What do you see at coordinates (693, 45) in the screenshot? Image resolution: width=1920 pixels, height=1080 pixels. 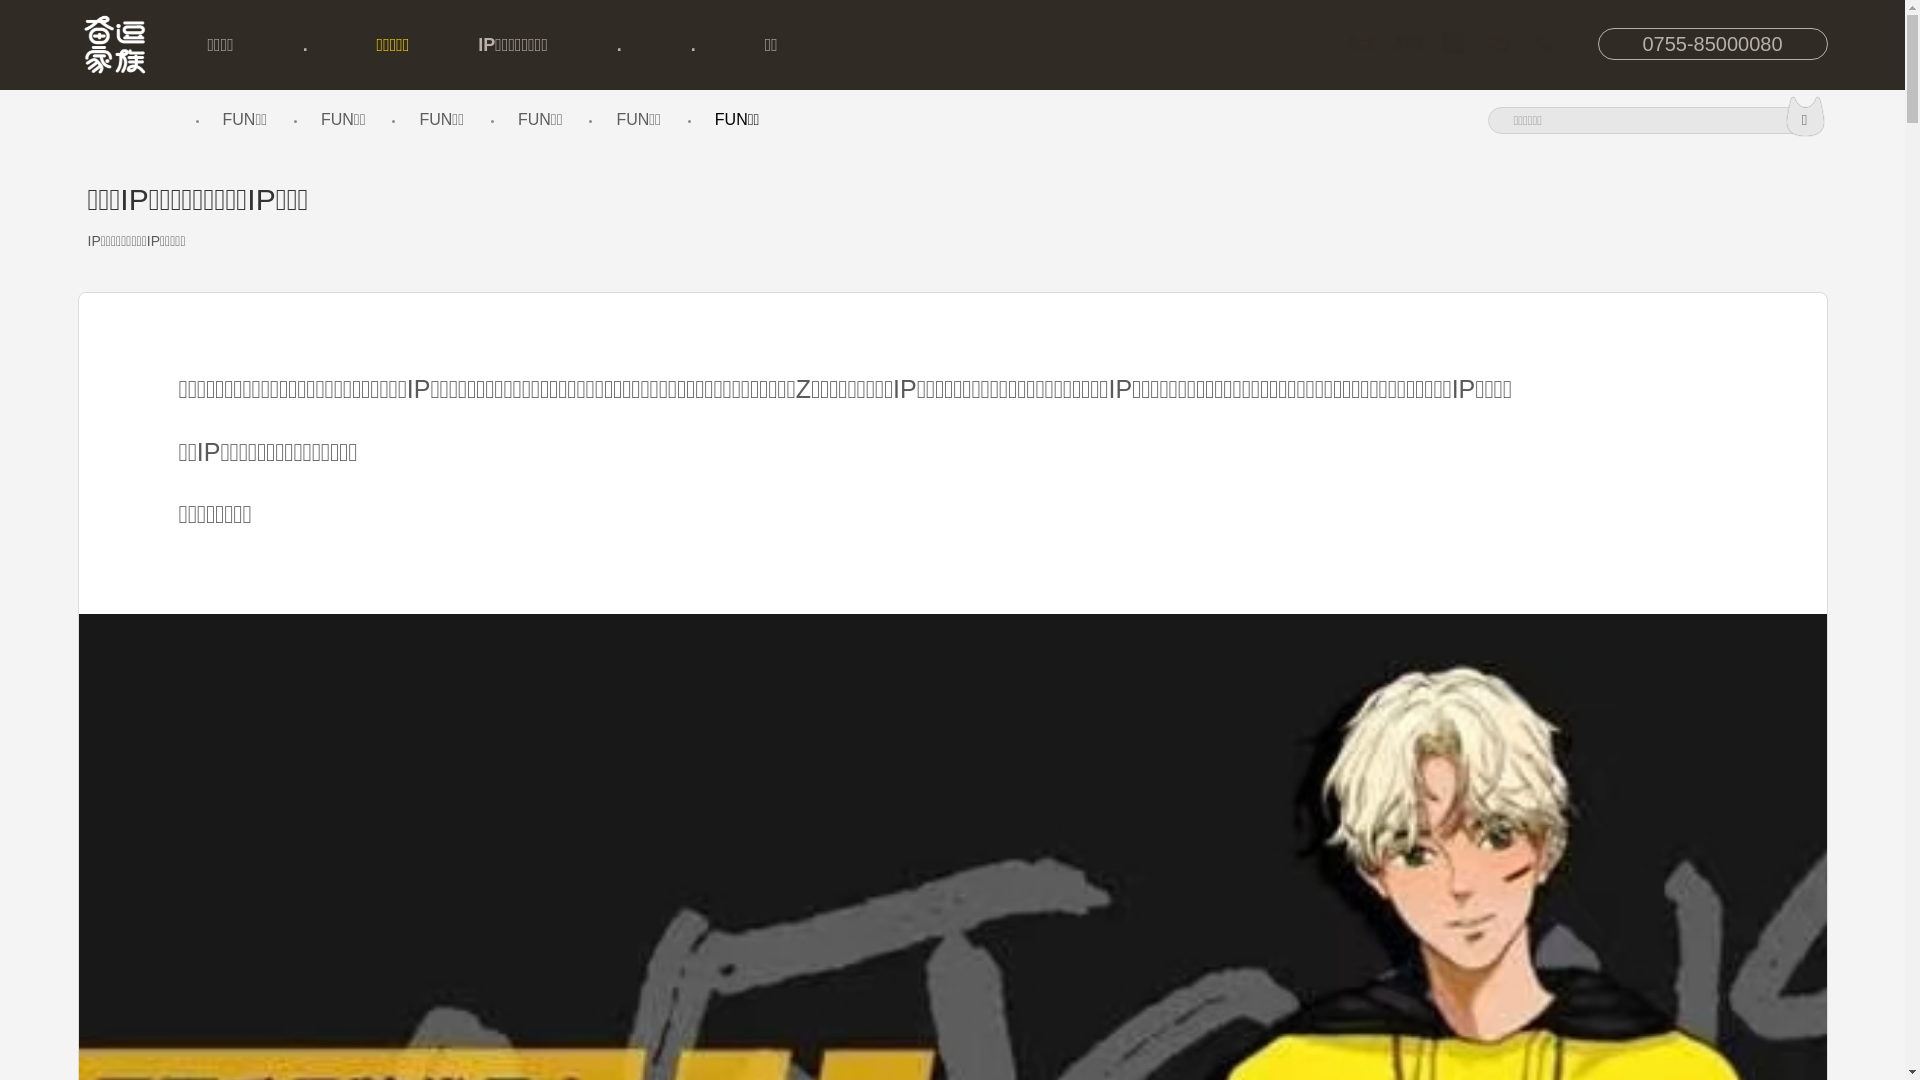 I see `'.'` at bounding box center [693, 45].